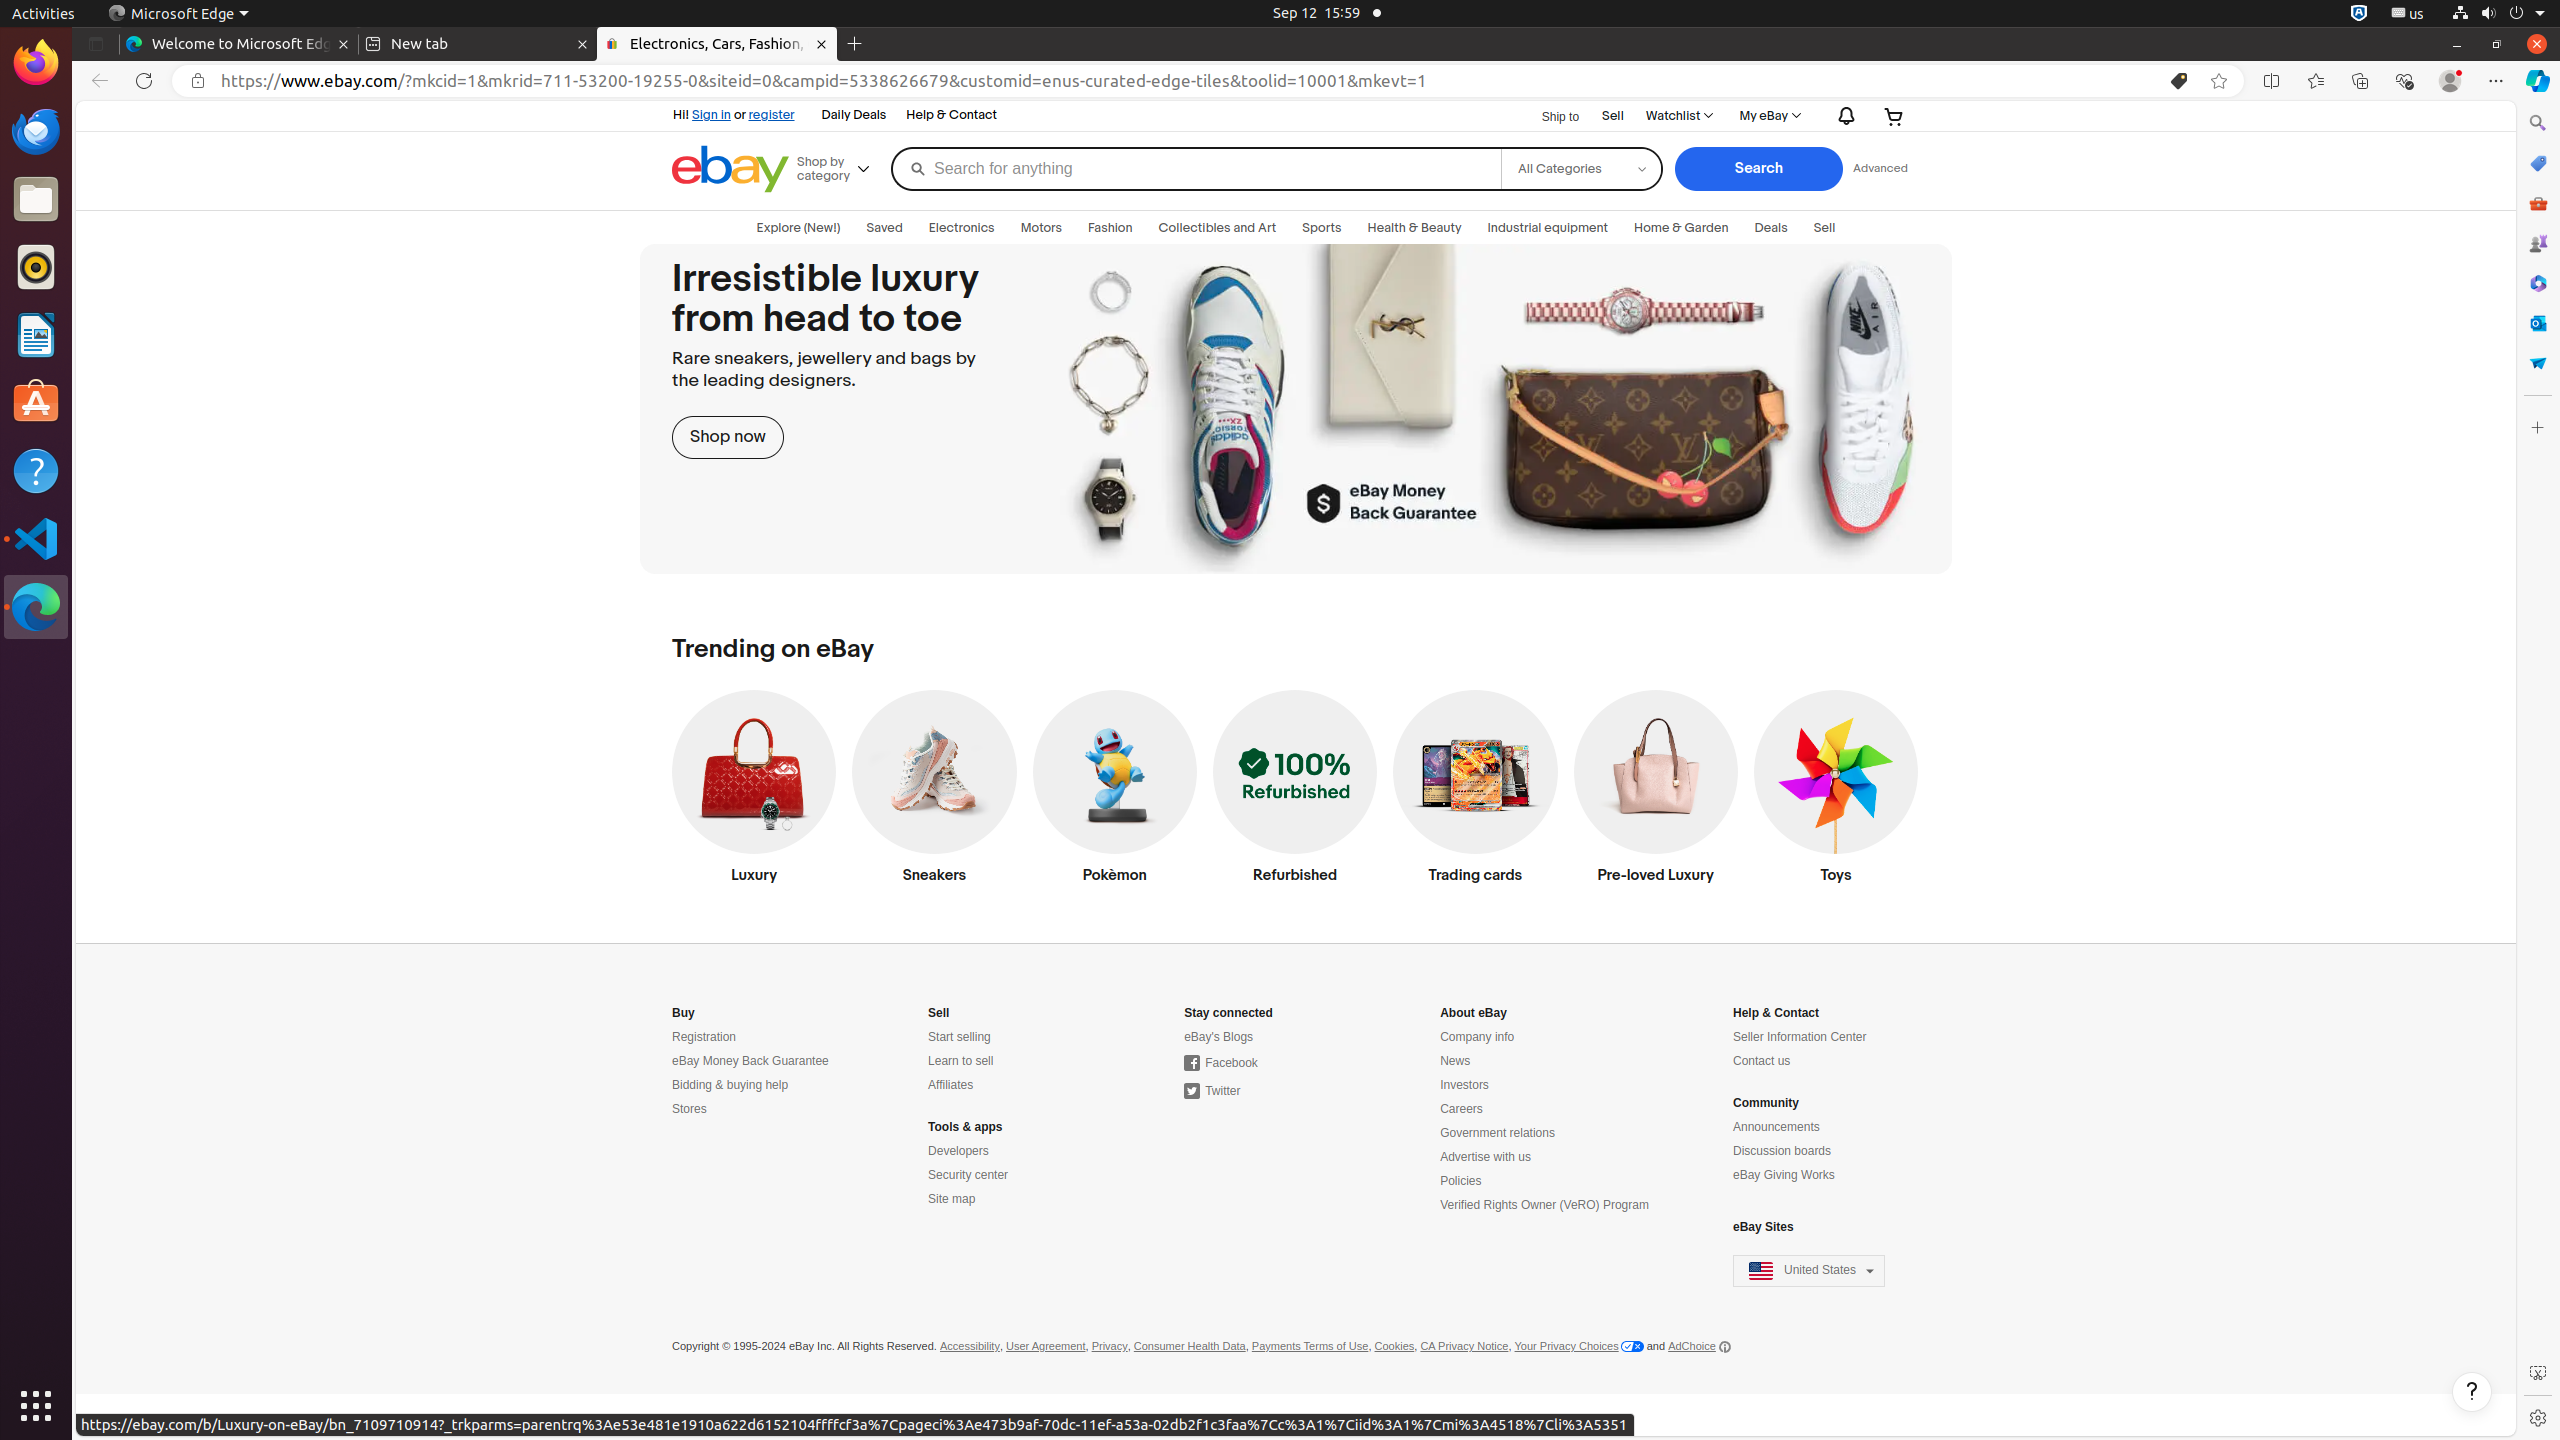  What do you see at coordinates (1798, 1037) in the screenshot?
I see `'Seller Information Center'` at bounding box center [1798, 1037].